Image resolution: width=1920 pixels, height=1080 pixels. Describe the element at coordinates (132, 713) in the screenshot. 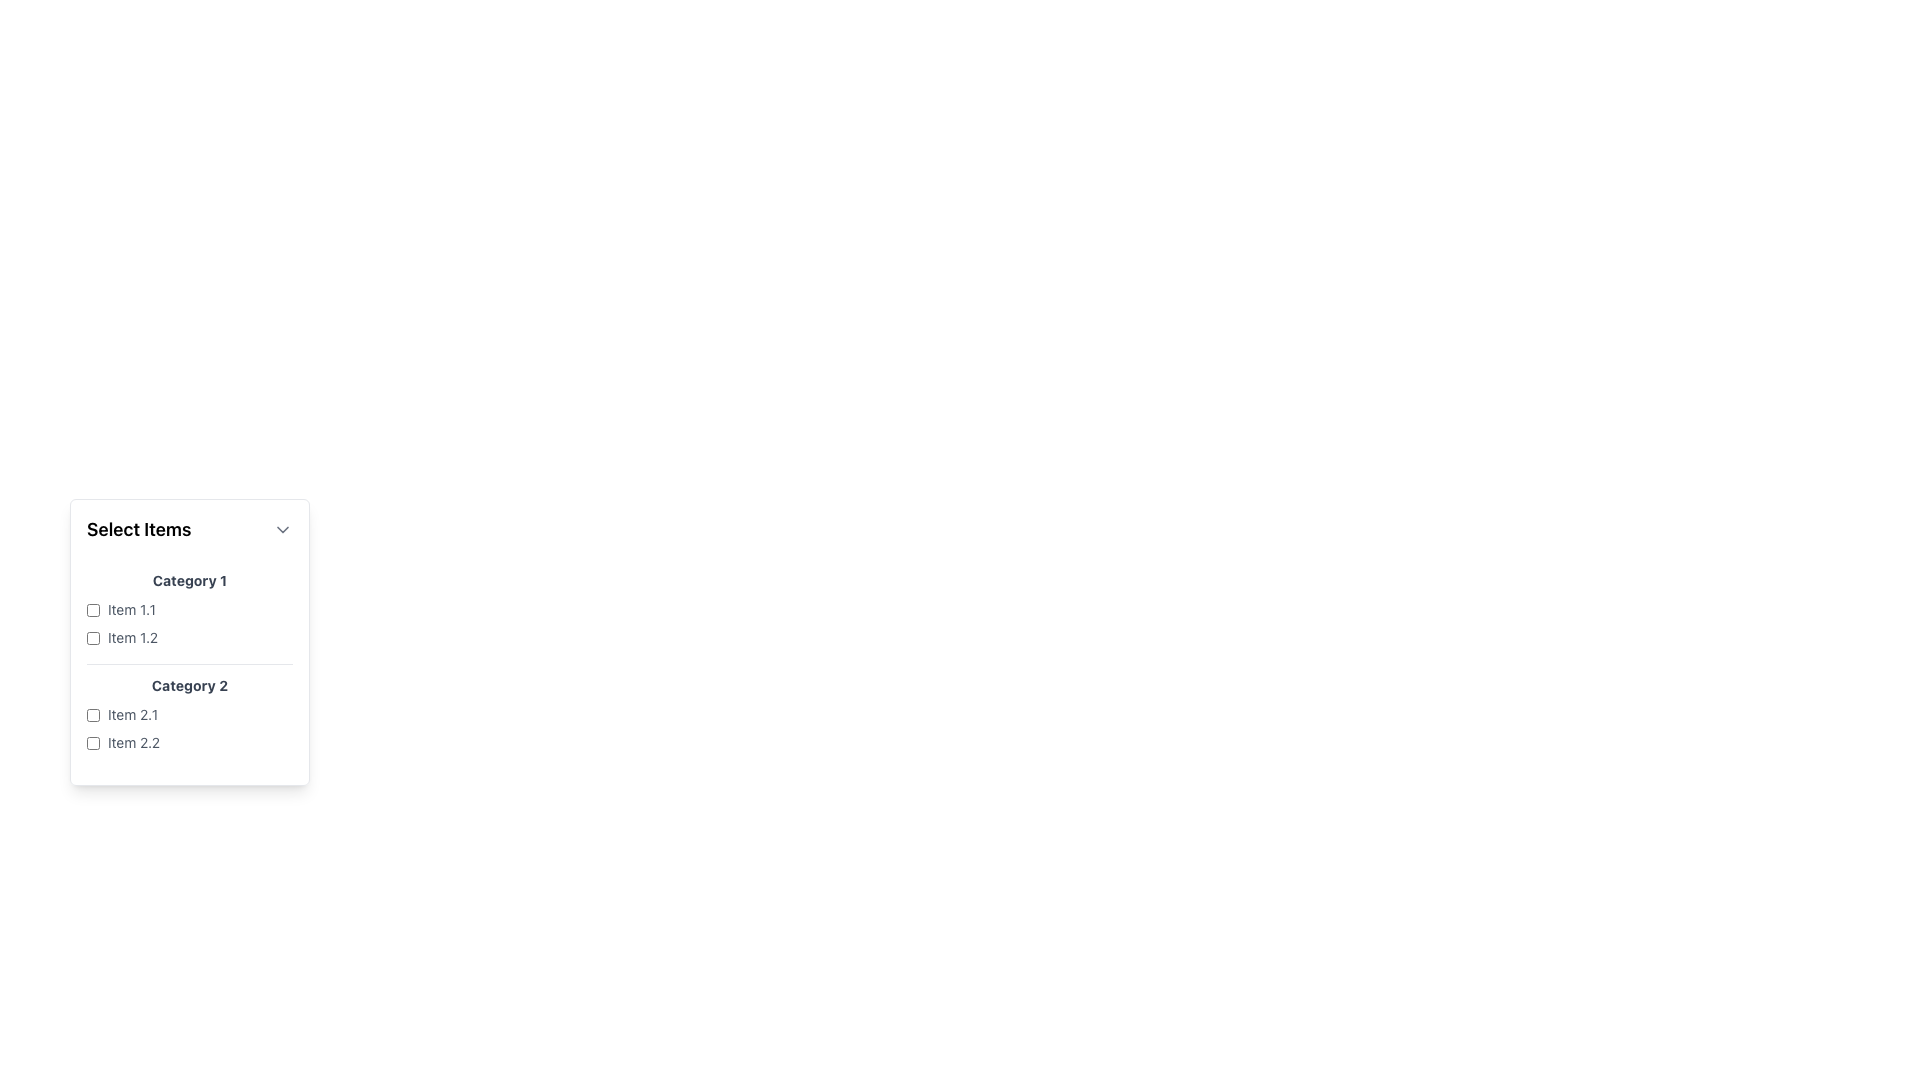

I see `text label 'Item 2.1' which is styled in gray and positioned next to its corresponding checkbox under the section 'Category 2'` at that location.